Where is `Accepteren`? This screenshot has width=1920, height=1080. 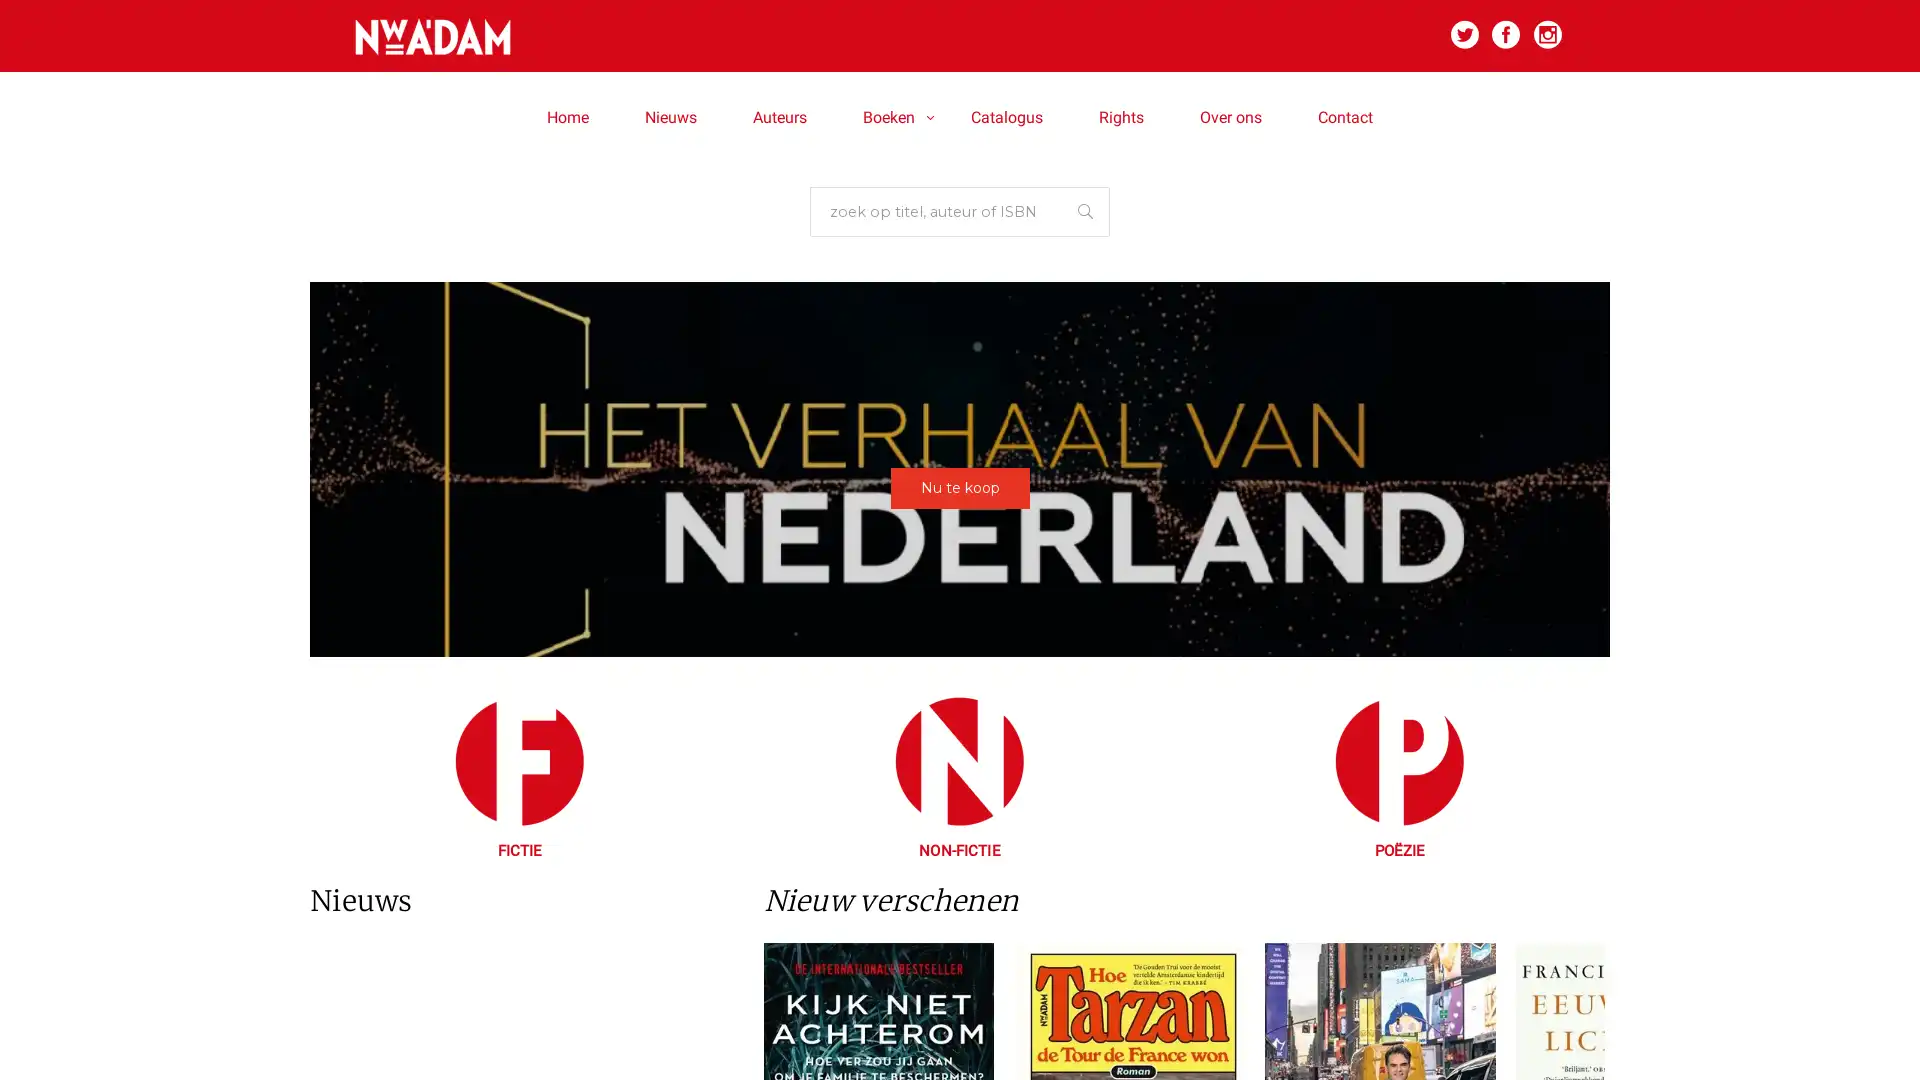 Accepteren is located at coordinates (785, 611).